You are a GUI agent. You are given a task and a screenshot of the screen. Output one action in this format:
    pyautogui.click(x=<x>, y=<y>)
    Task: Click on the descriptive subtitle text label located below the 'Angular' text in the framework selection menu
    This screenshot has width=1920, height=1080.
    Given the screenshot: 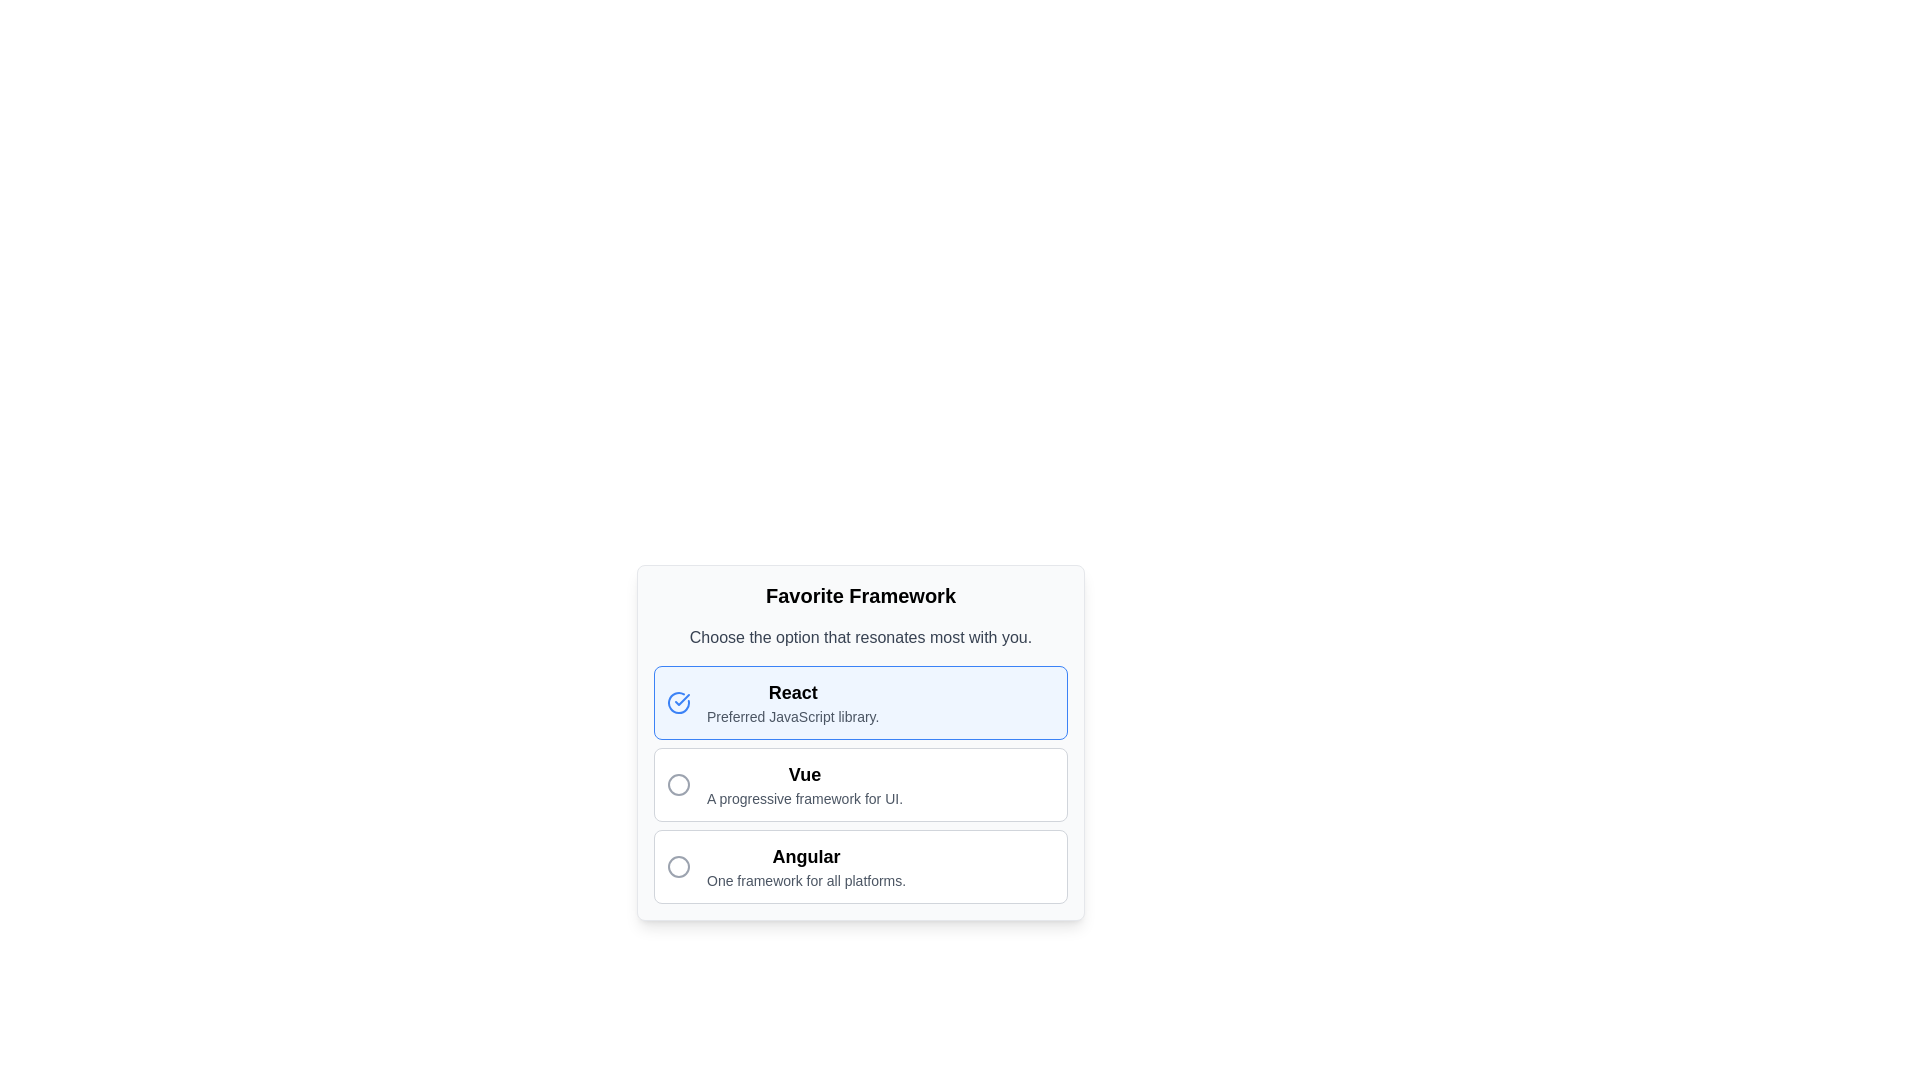 What is the action you would take?
    pyautogui.click(x=806, y=879)
    